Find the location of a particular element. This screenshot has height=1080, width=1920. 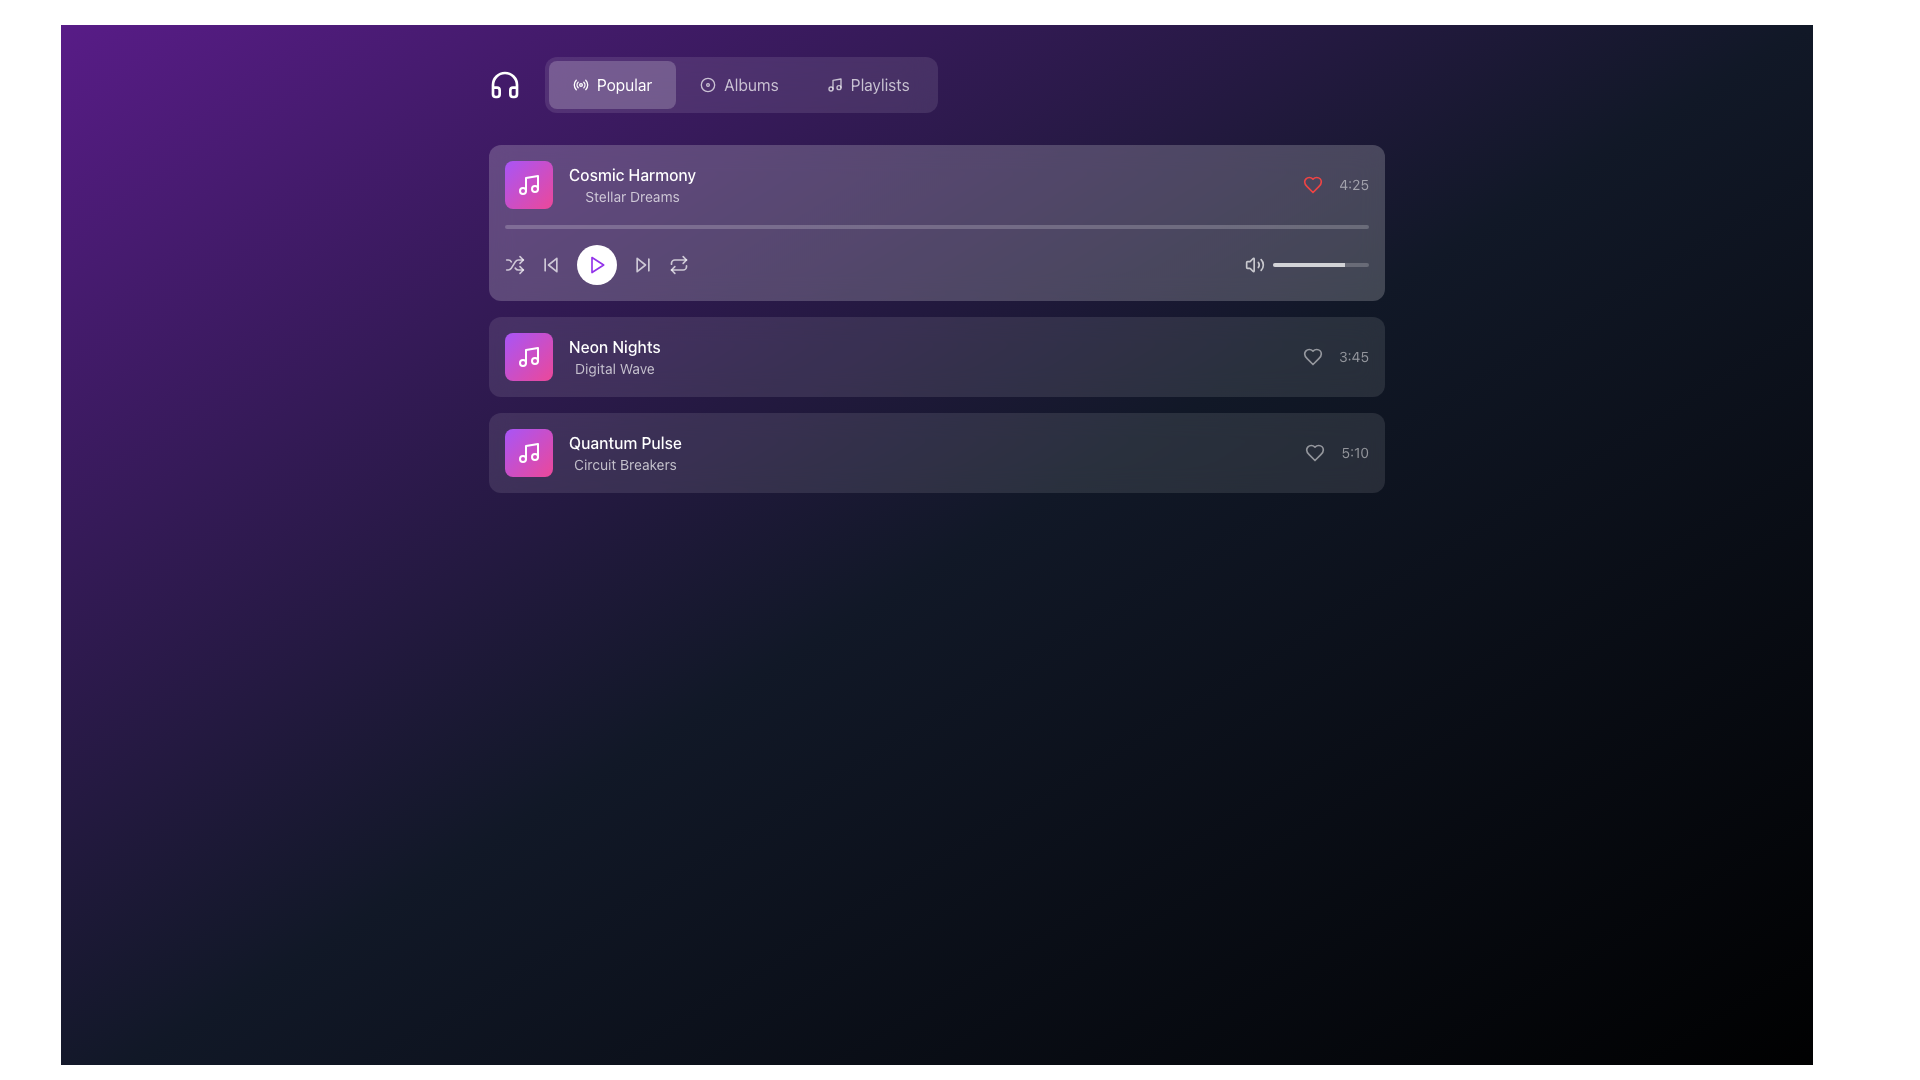

the slider is located at coordinates (1274, 264).